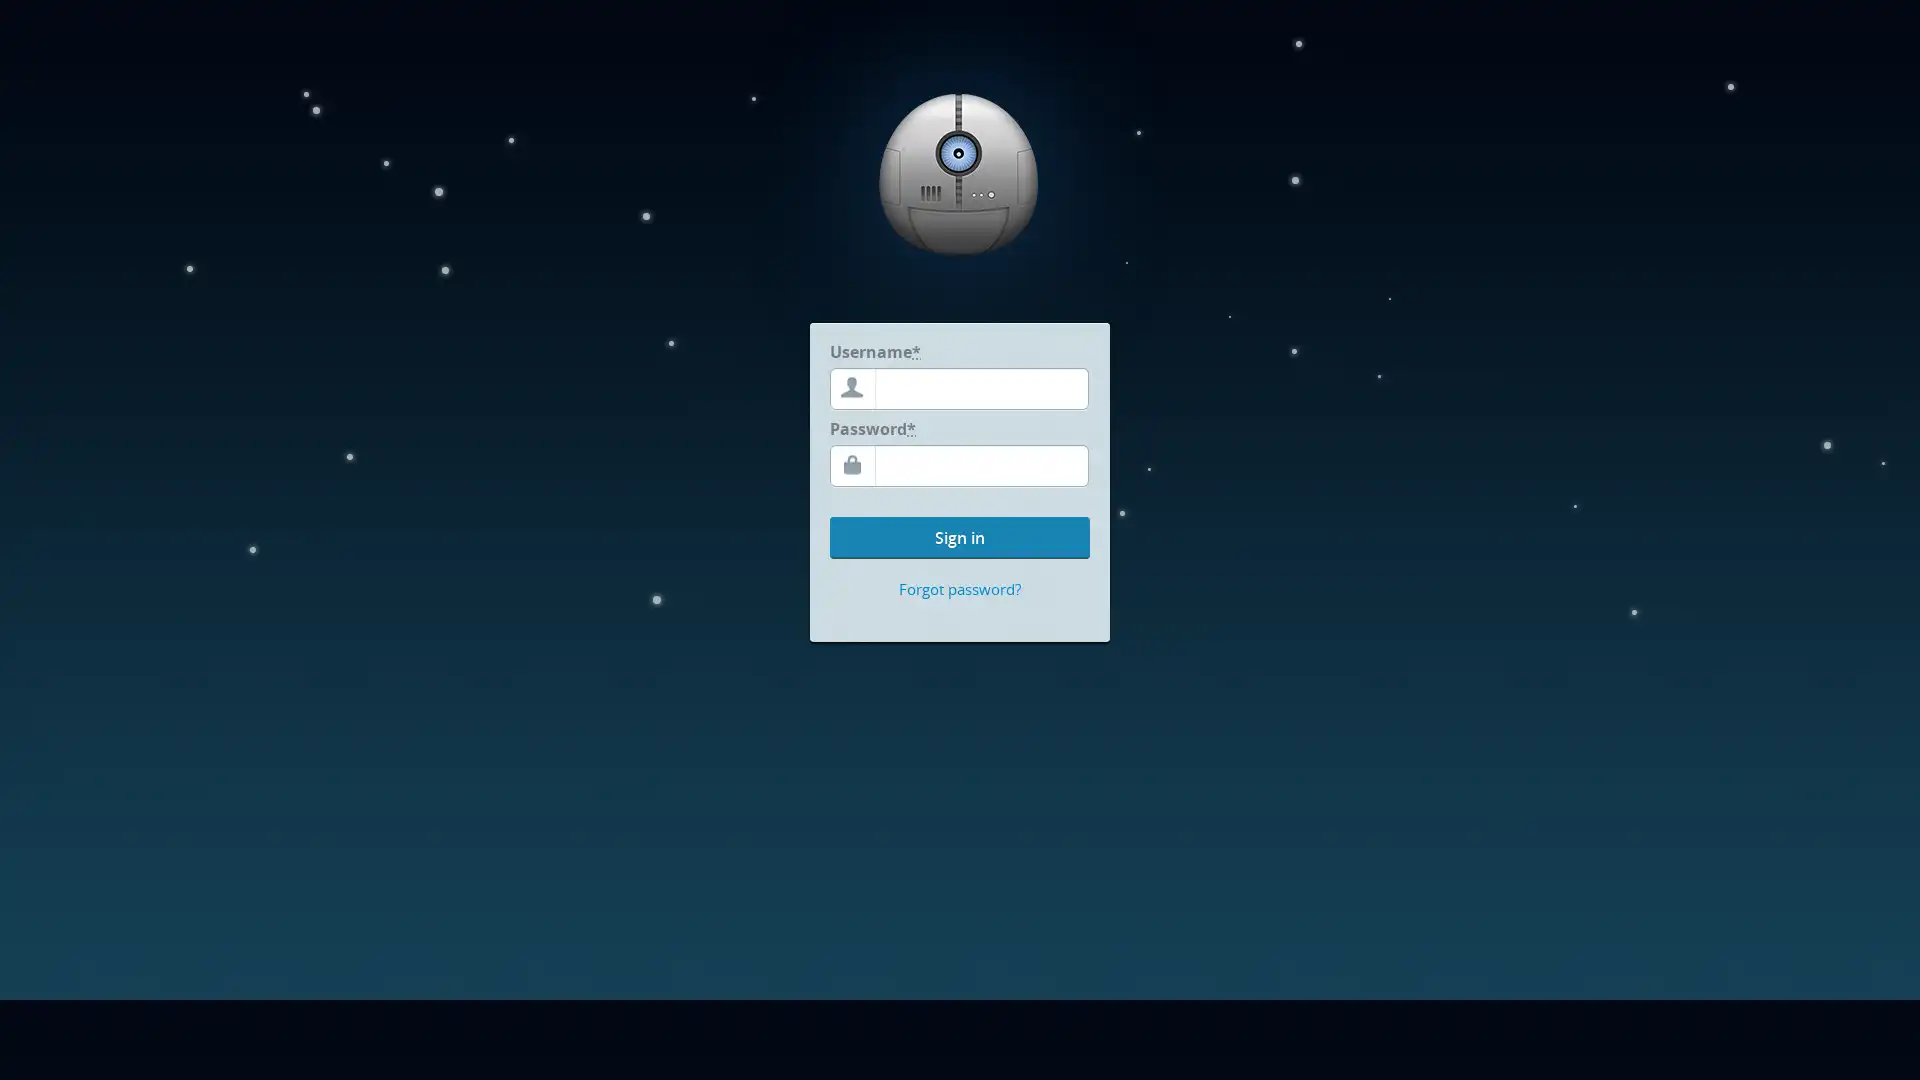 This screenshot has height=1080, width=1920. Describe the element at coordinates (960, 536) in the screenshot. I see `Sign in` at that location.